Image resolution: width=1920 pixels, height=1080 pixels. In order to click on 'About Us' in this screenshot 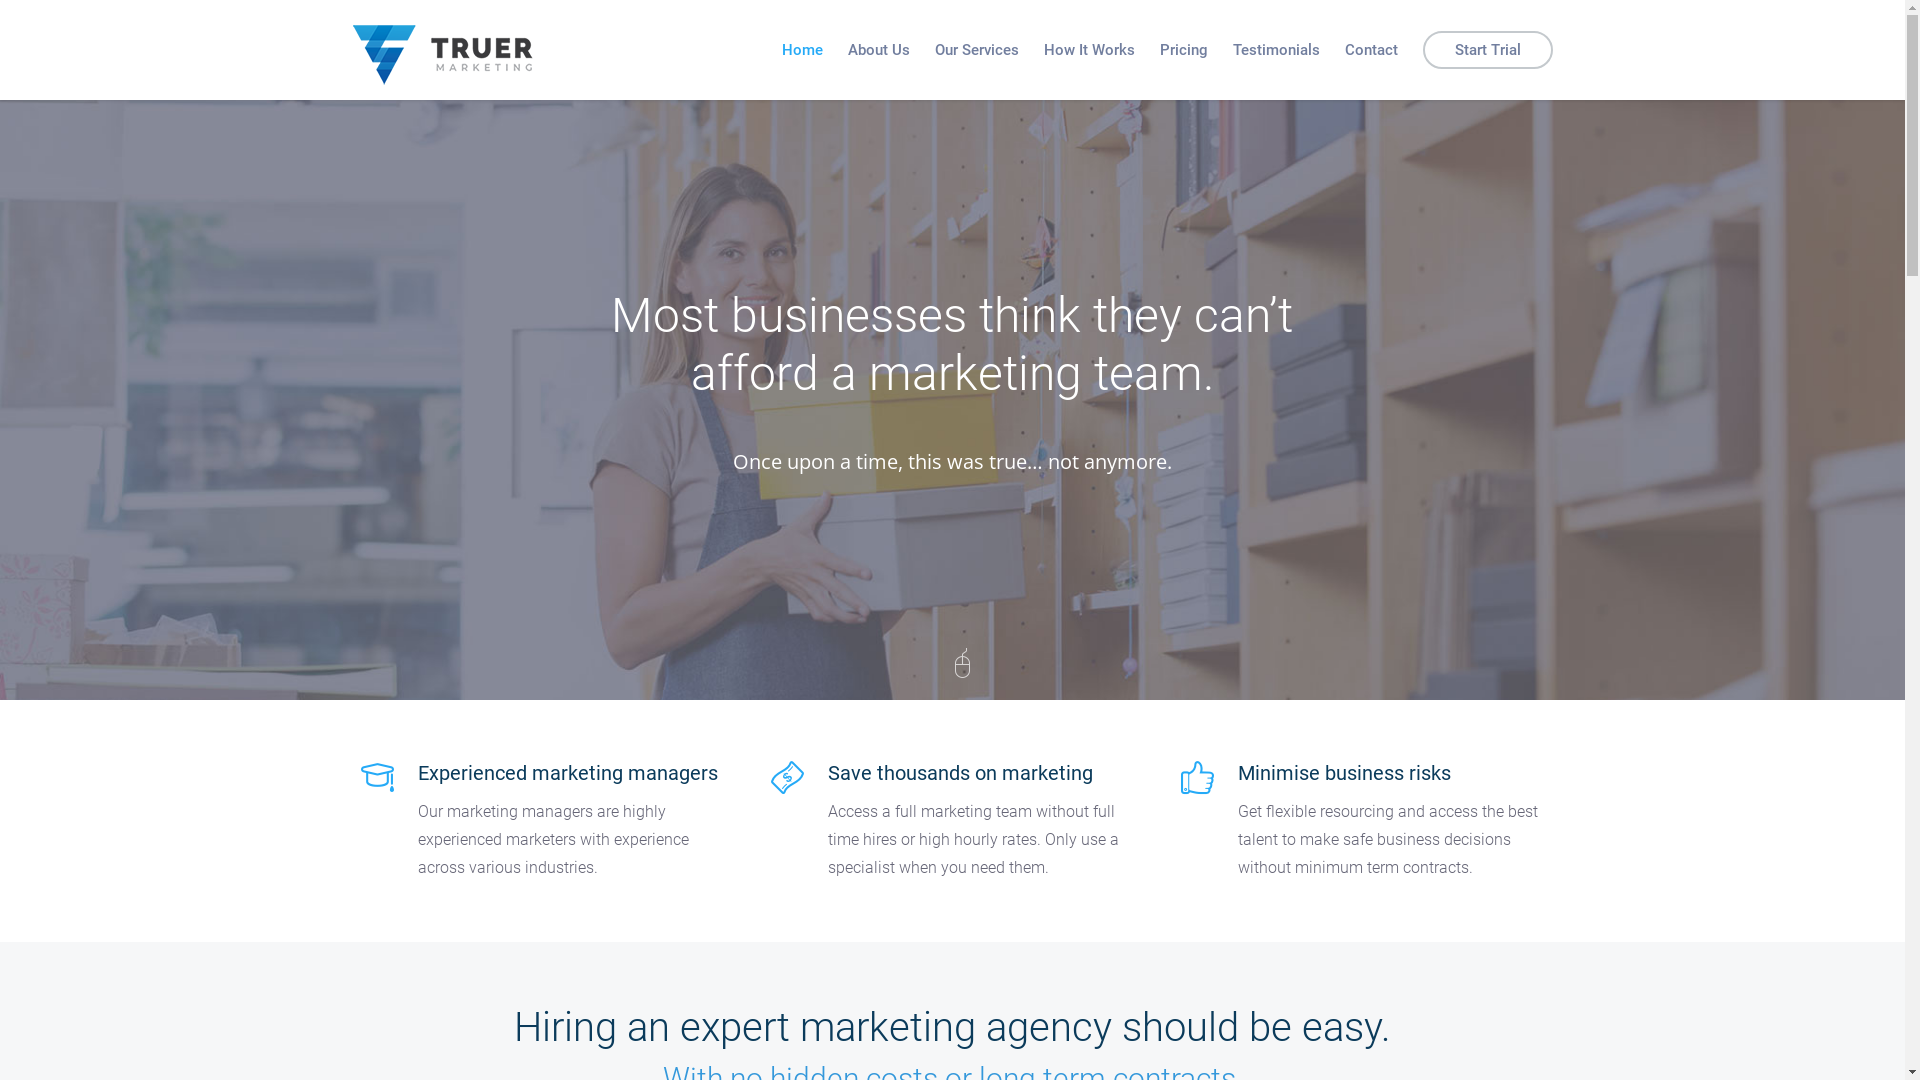, I will do `click(878, 49)`.